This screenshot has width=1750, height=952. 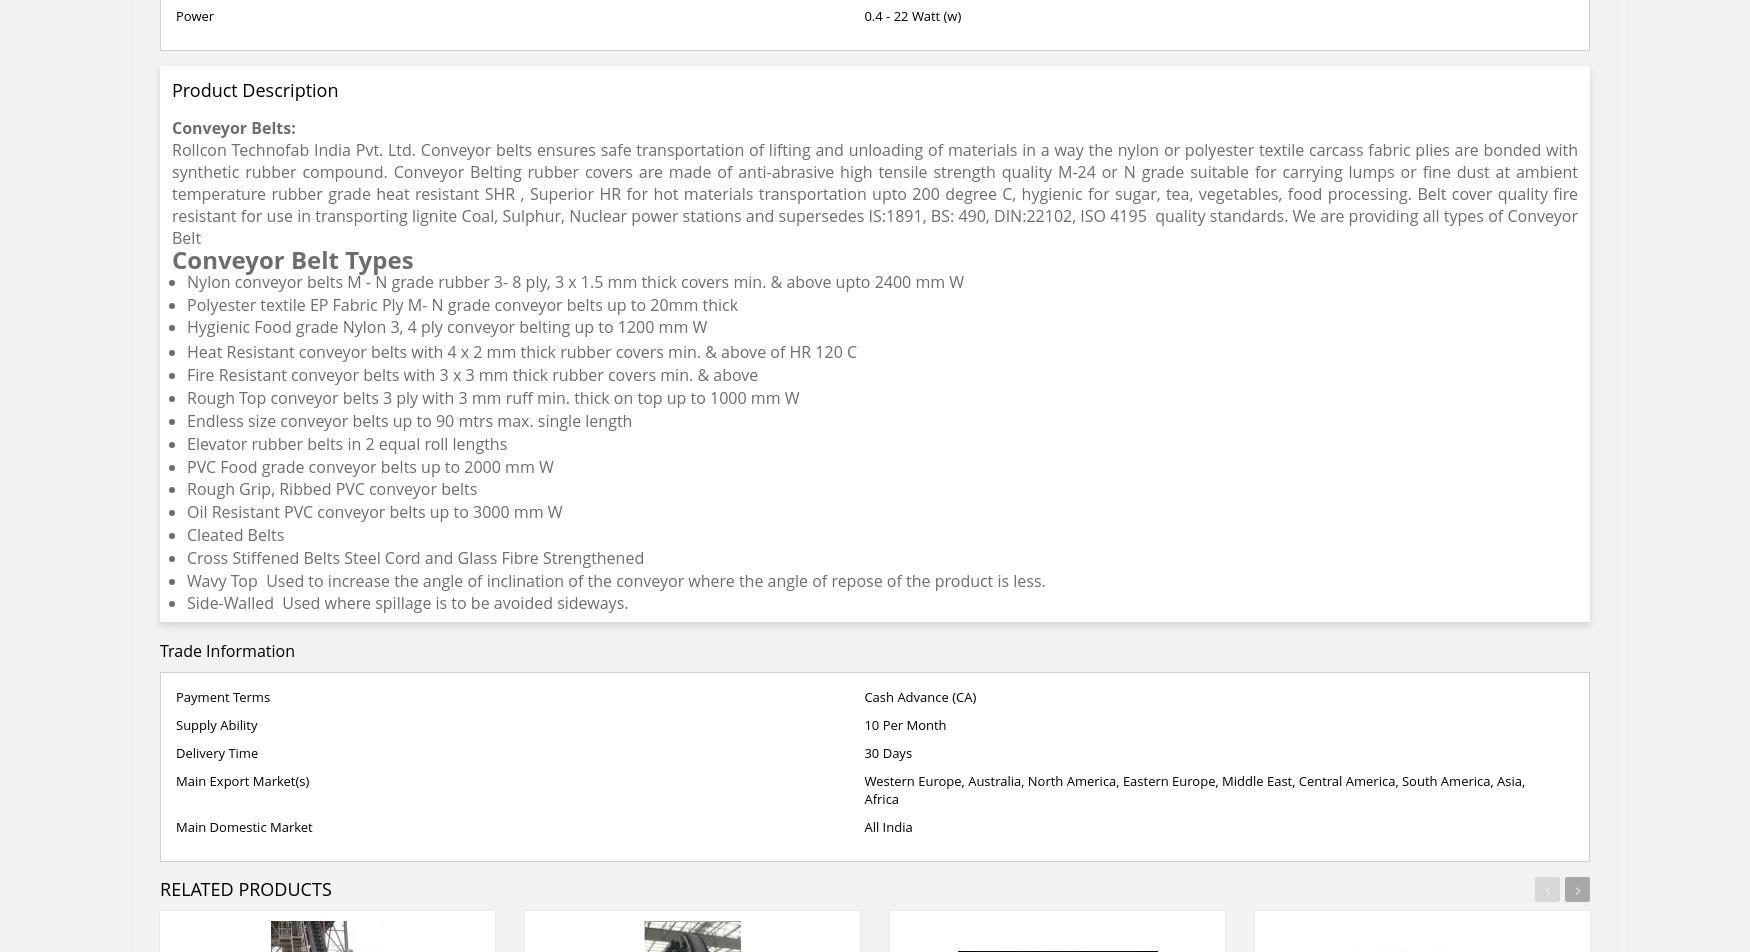 What do you see at coordinates (446, 325) in the screenshot?
I see `'Hygienic Food grade Nylon 3, 4 ply conveyor belting up to 1200 mm W'` at bounding box center [446, 325].